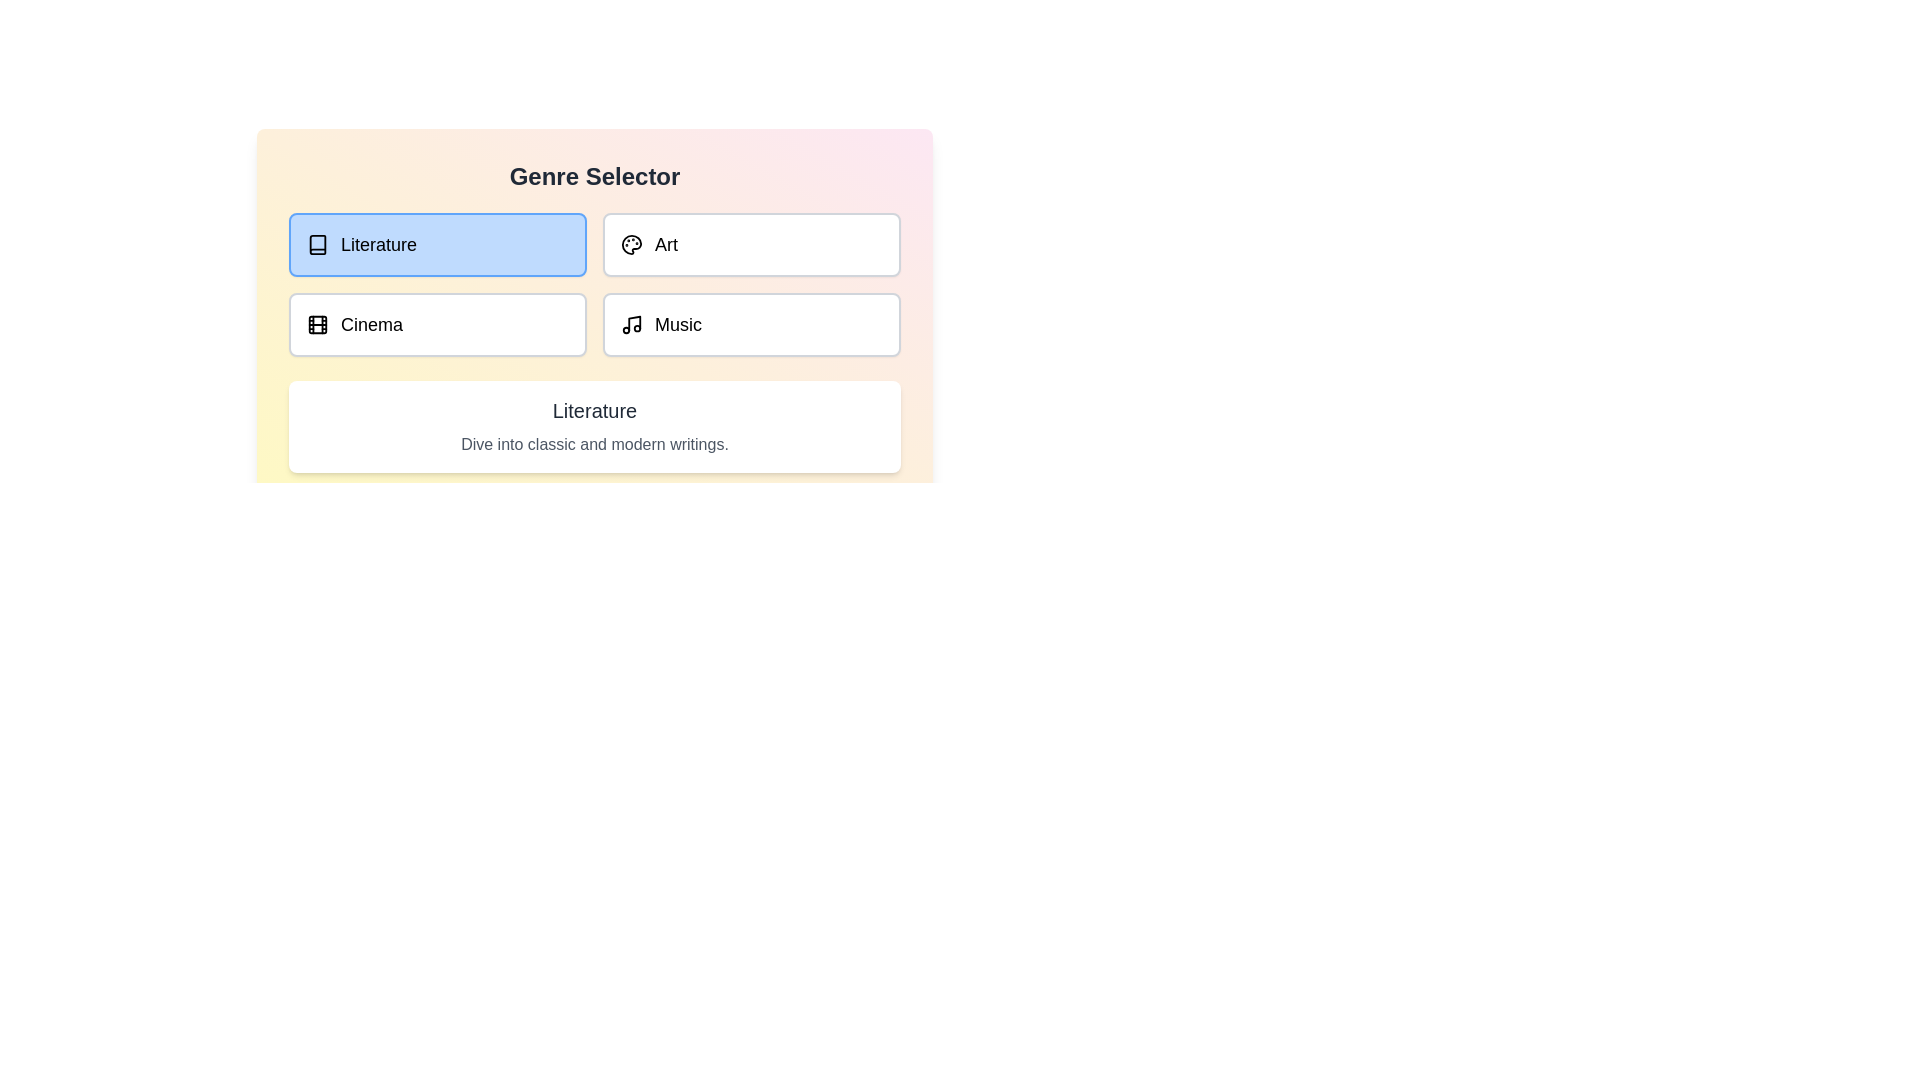 This screenshot has width=1920, height=1080. I want to click on the text label displaying 'Art' to potentially display a tooltip, located at the top right corner of the genre options grid, so click(666, 244).